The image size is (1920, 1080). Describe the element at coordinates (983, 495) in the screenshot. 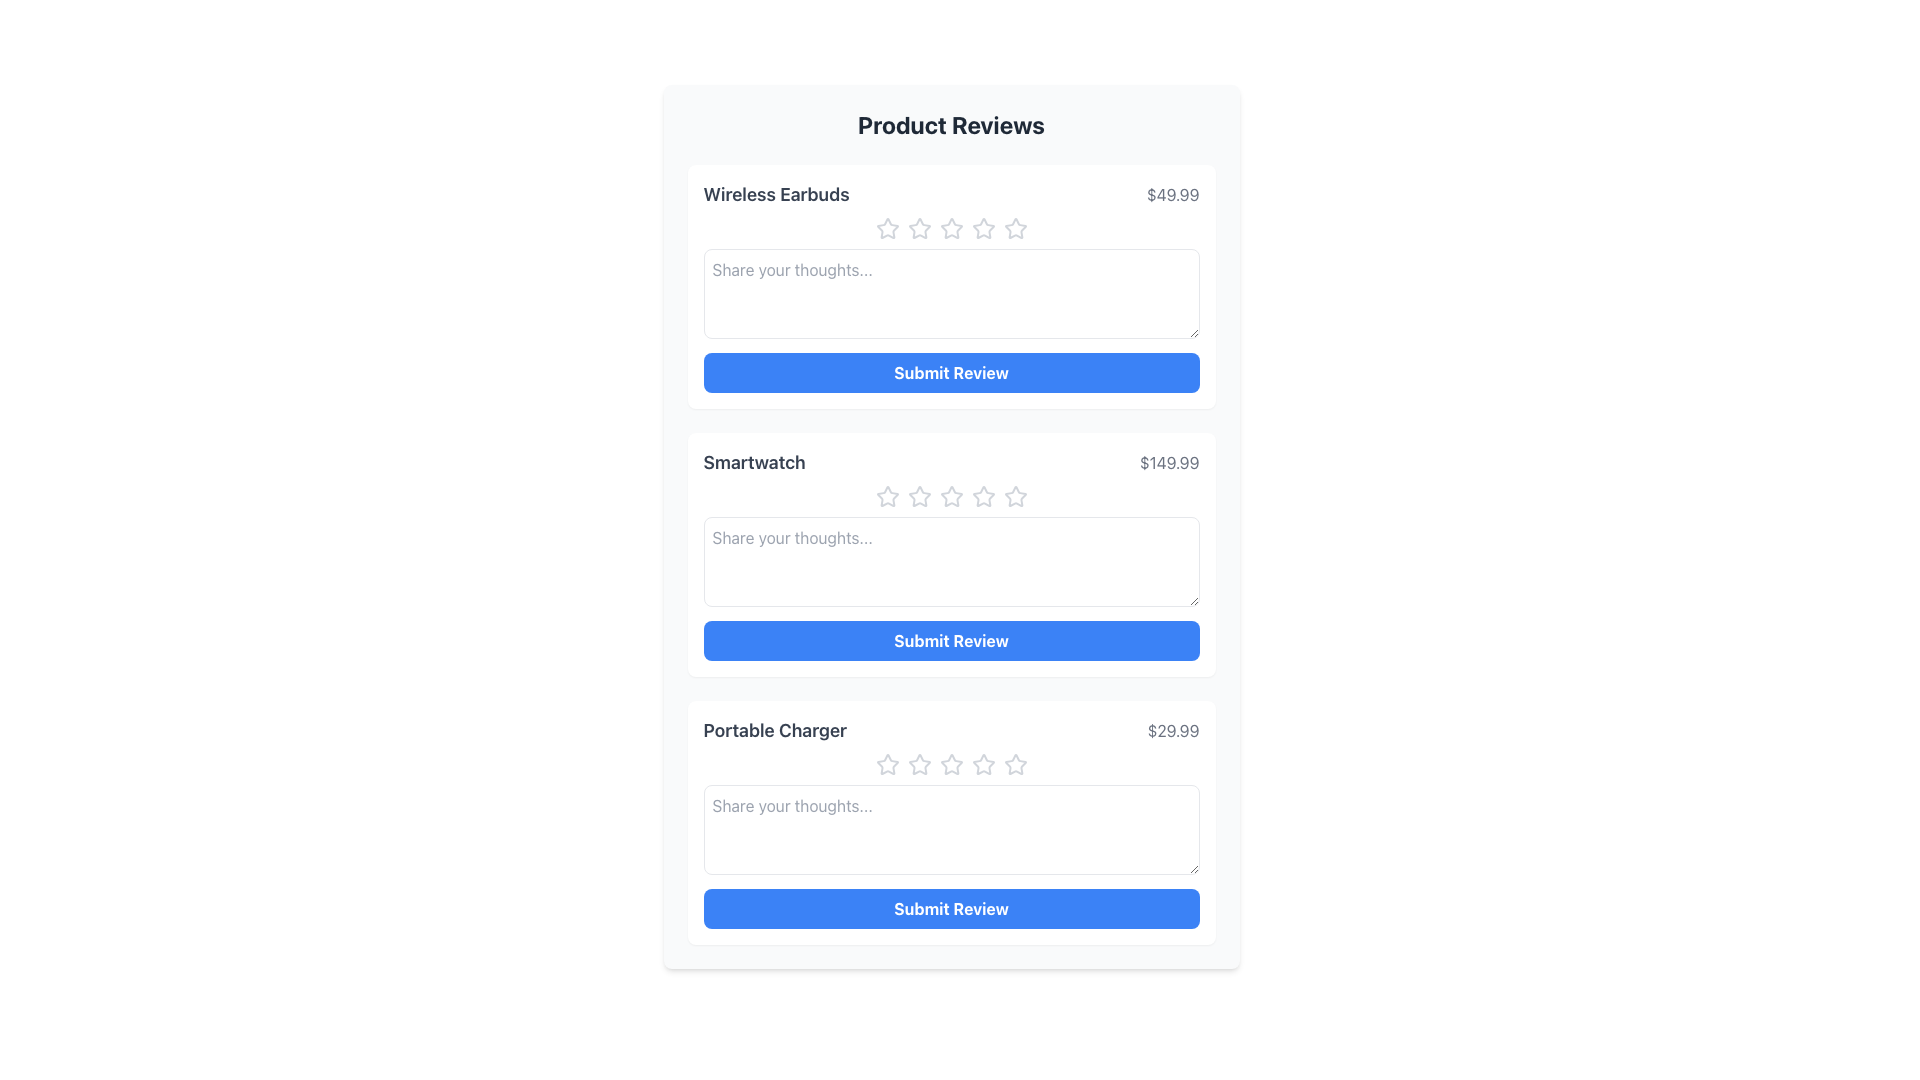

I see `on the third clickable rating star under the title 'Smartwatch' in the second product review section` at that location.